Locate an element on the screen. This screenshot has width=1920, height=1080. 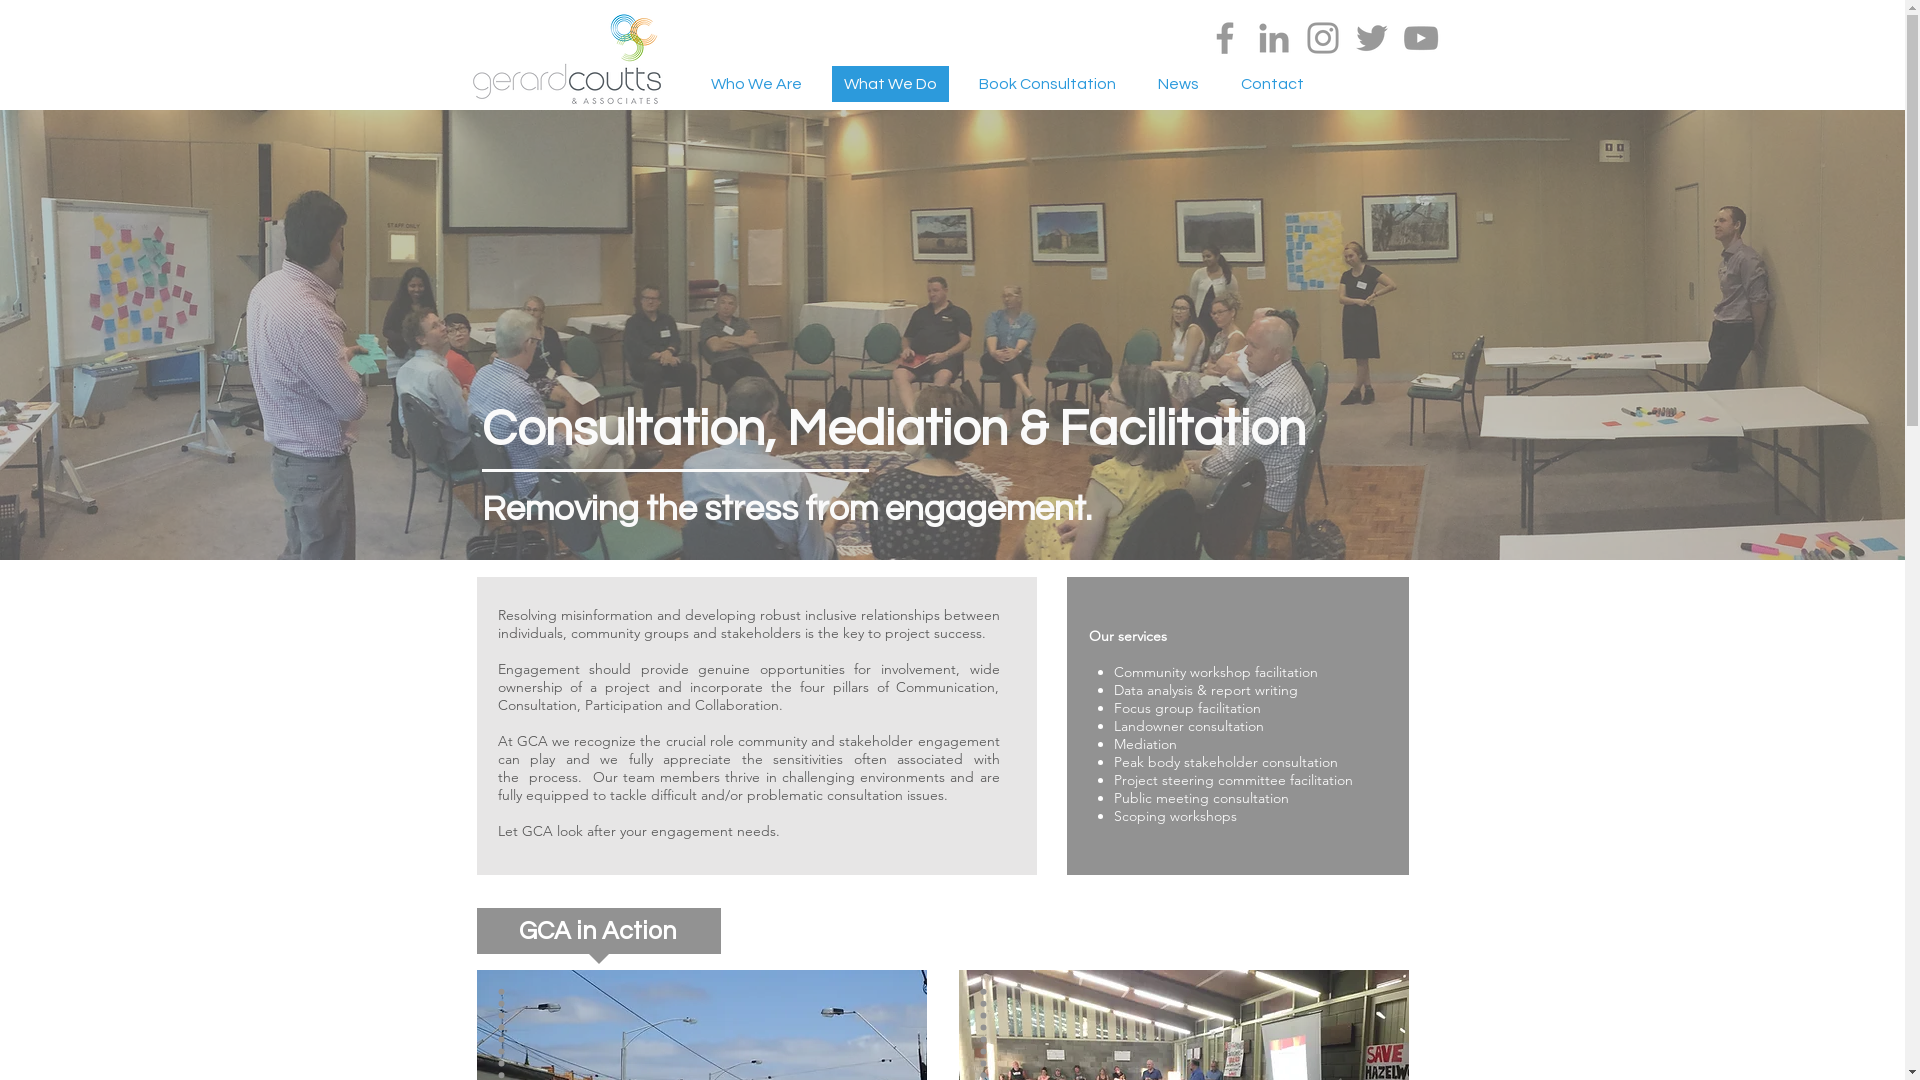
'Site Search' is located at coordinates (1335, 85).